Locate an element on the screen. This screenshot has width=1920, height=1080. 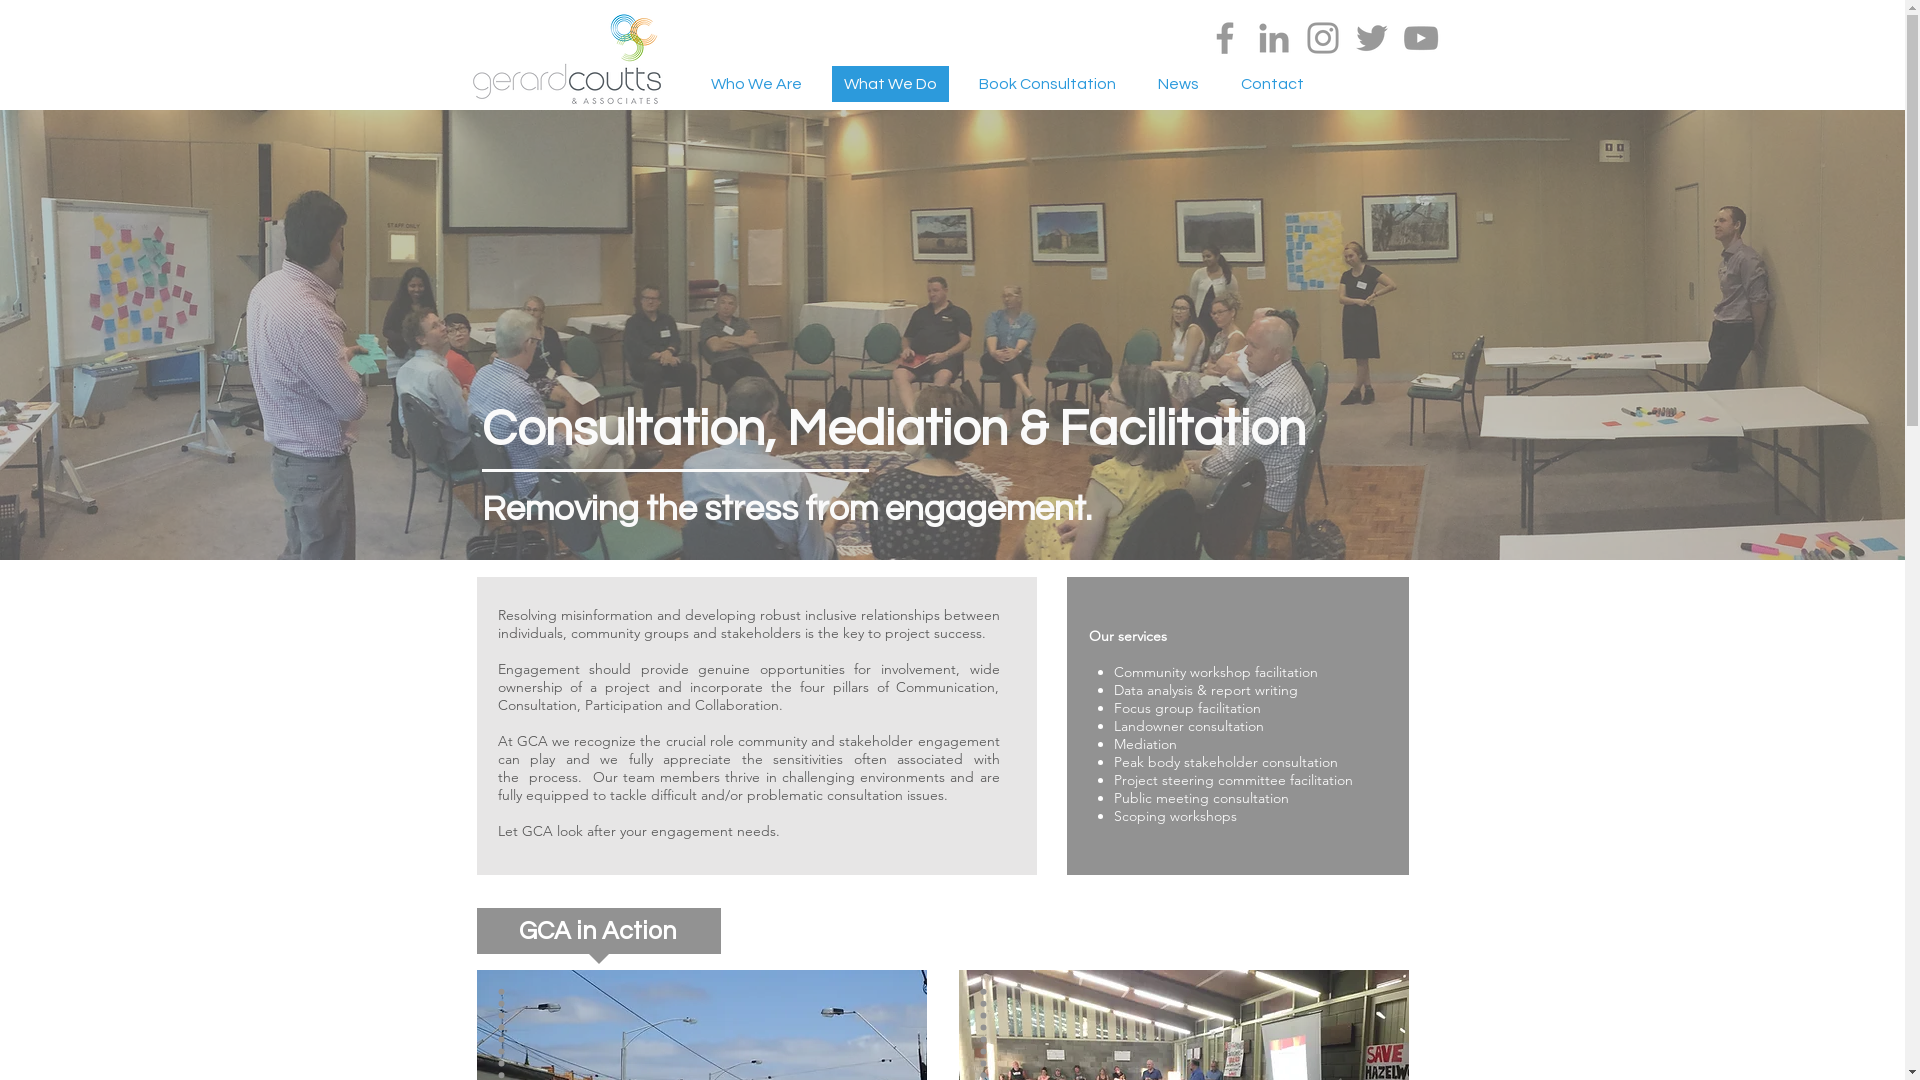
'Site Search' is located at coordinates (1335, 85).